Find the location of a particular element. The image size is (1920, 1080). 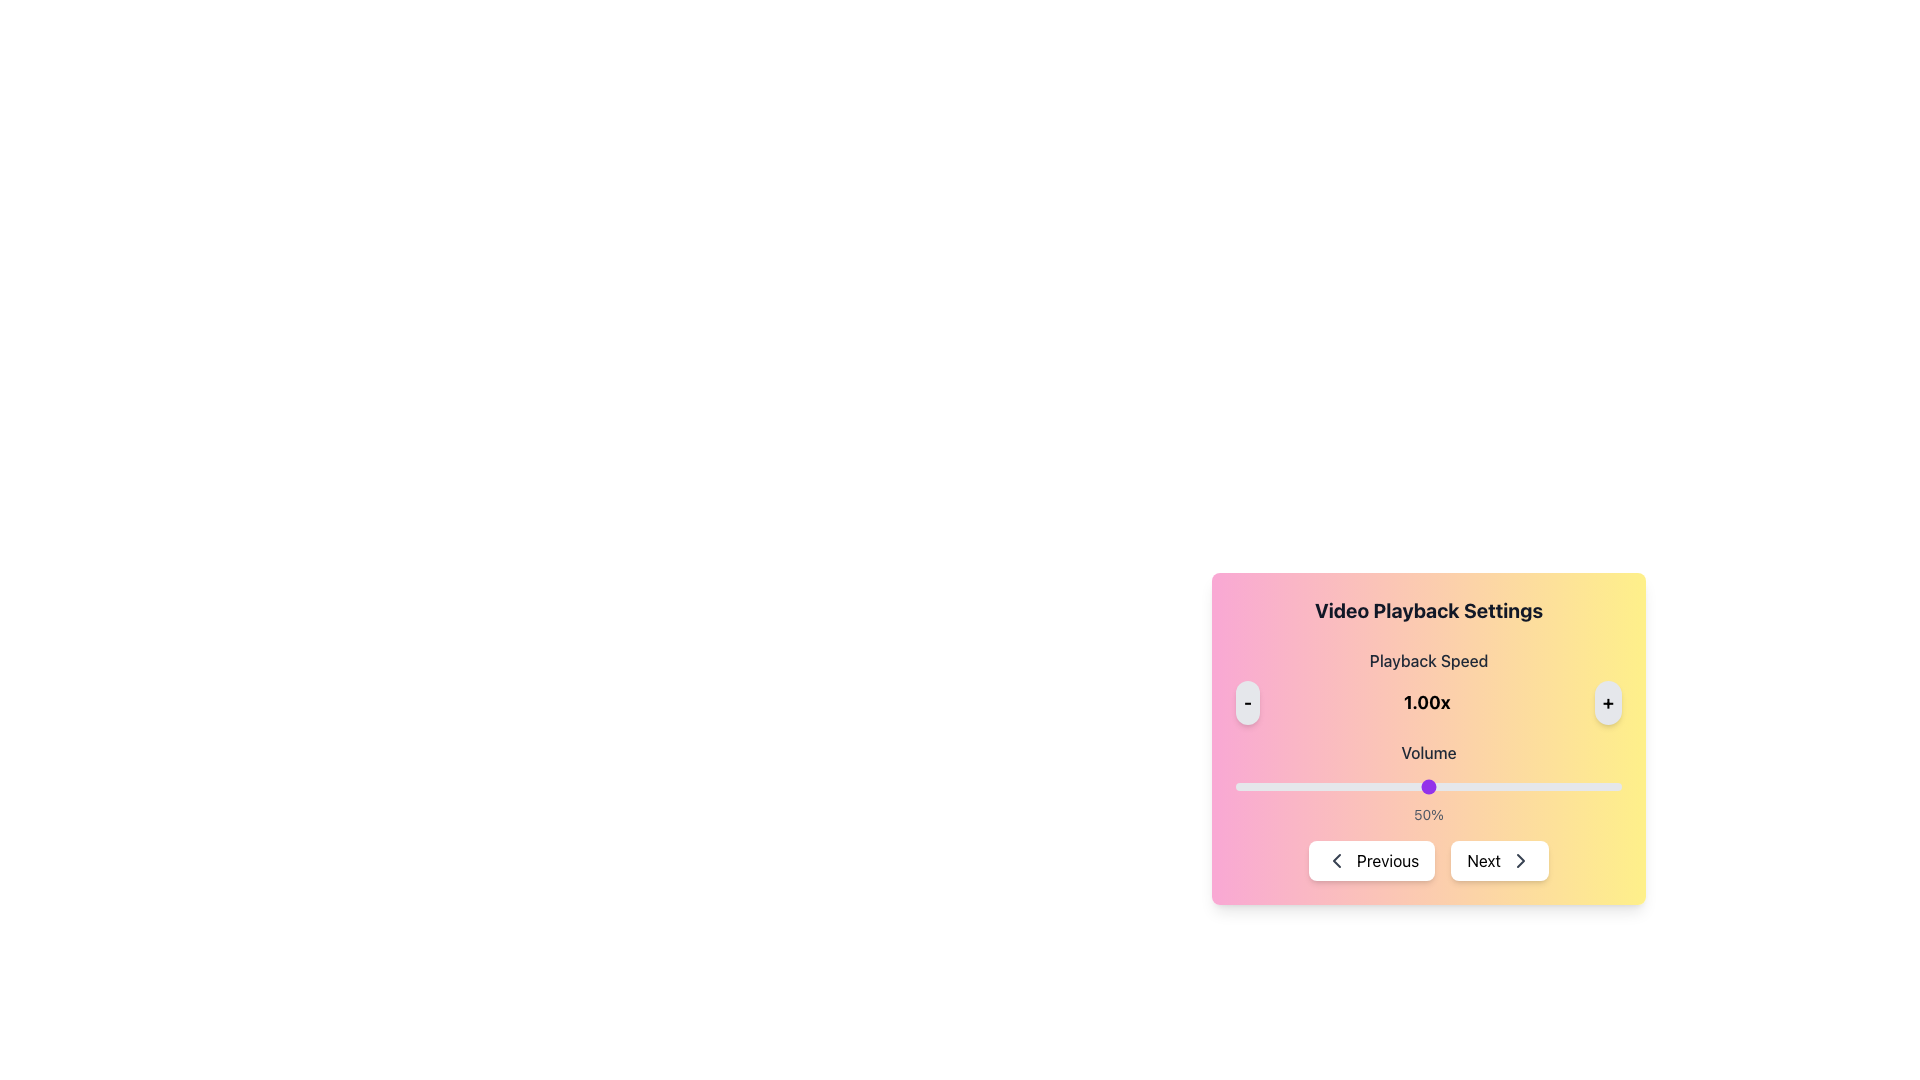

the 'Next' button located at the bottom center of the 'Video Playback Settings' card is located at coordinates (1499, 859).